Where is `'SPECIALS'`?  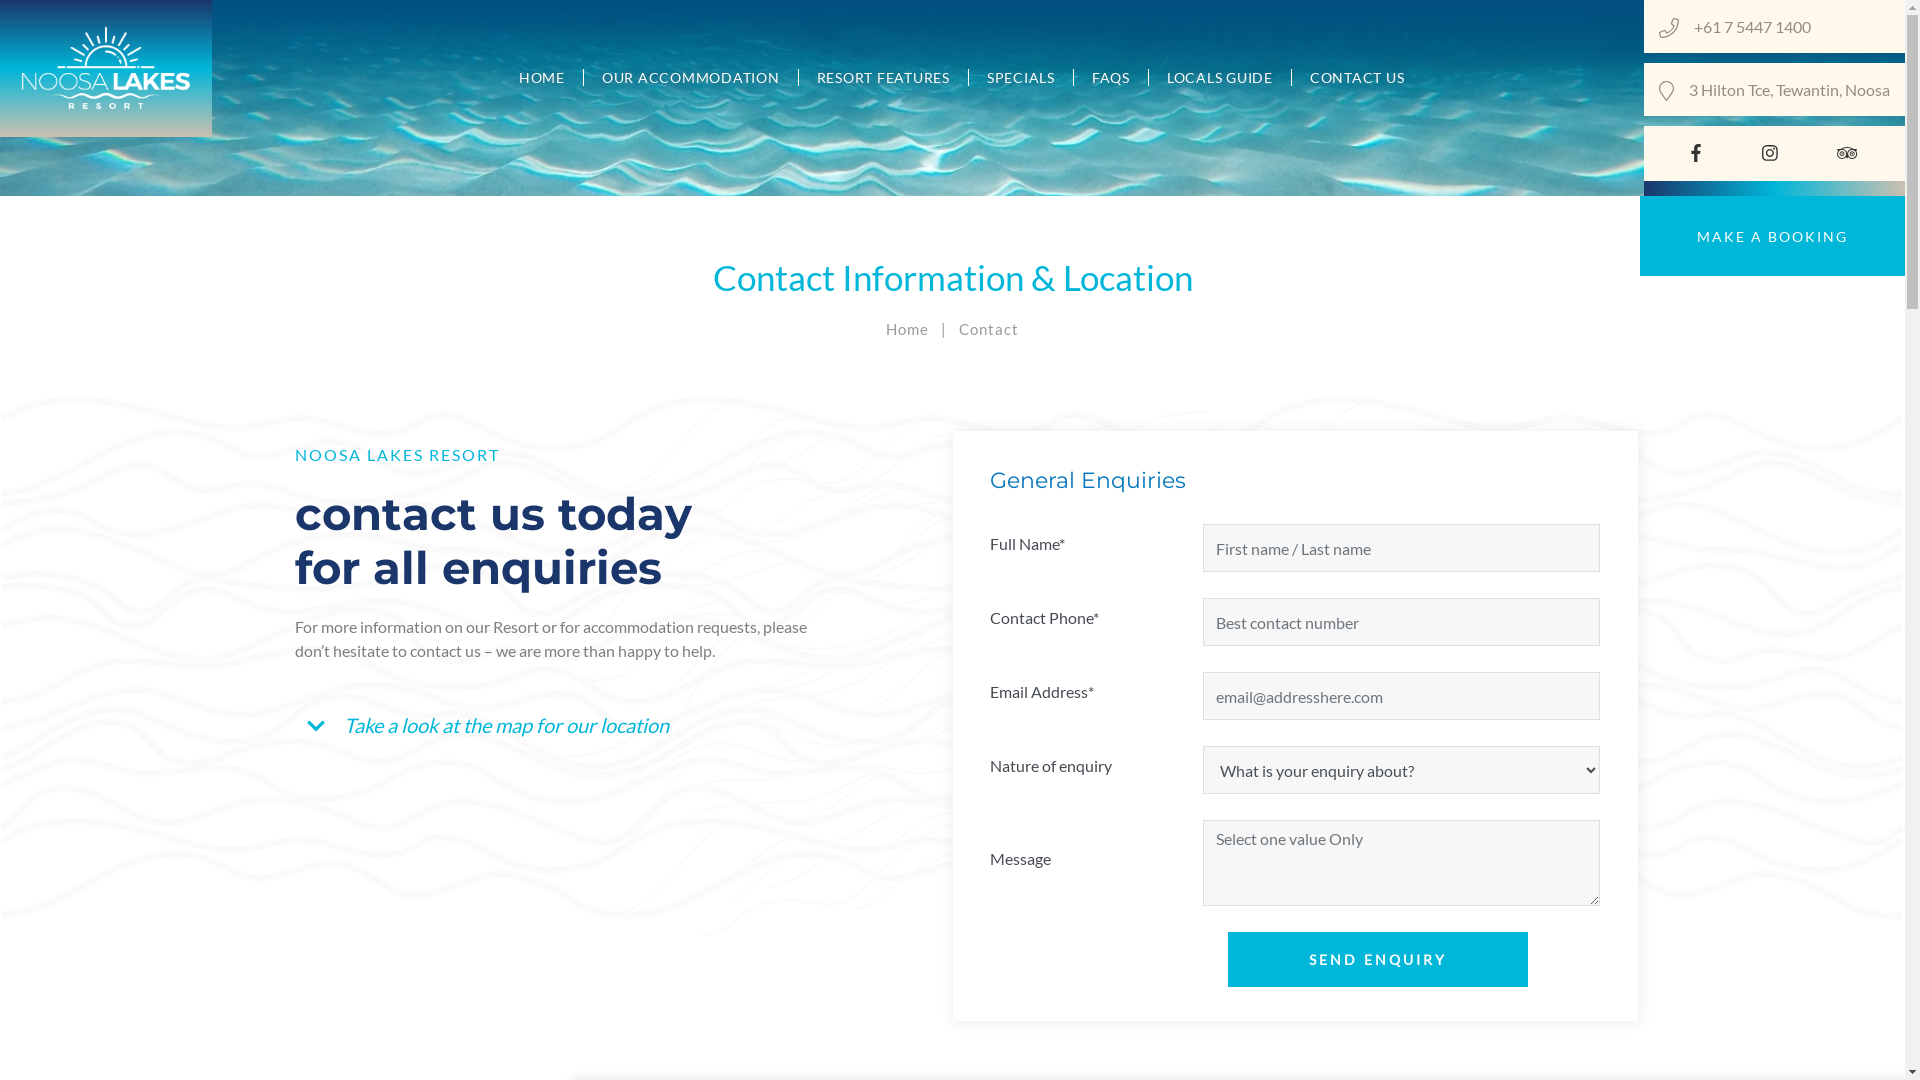 'SPECIALS' is located at coordinates (1021, 76).